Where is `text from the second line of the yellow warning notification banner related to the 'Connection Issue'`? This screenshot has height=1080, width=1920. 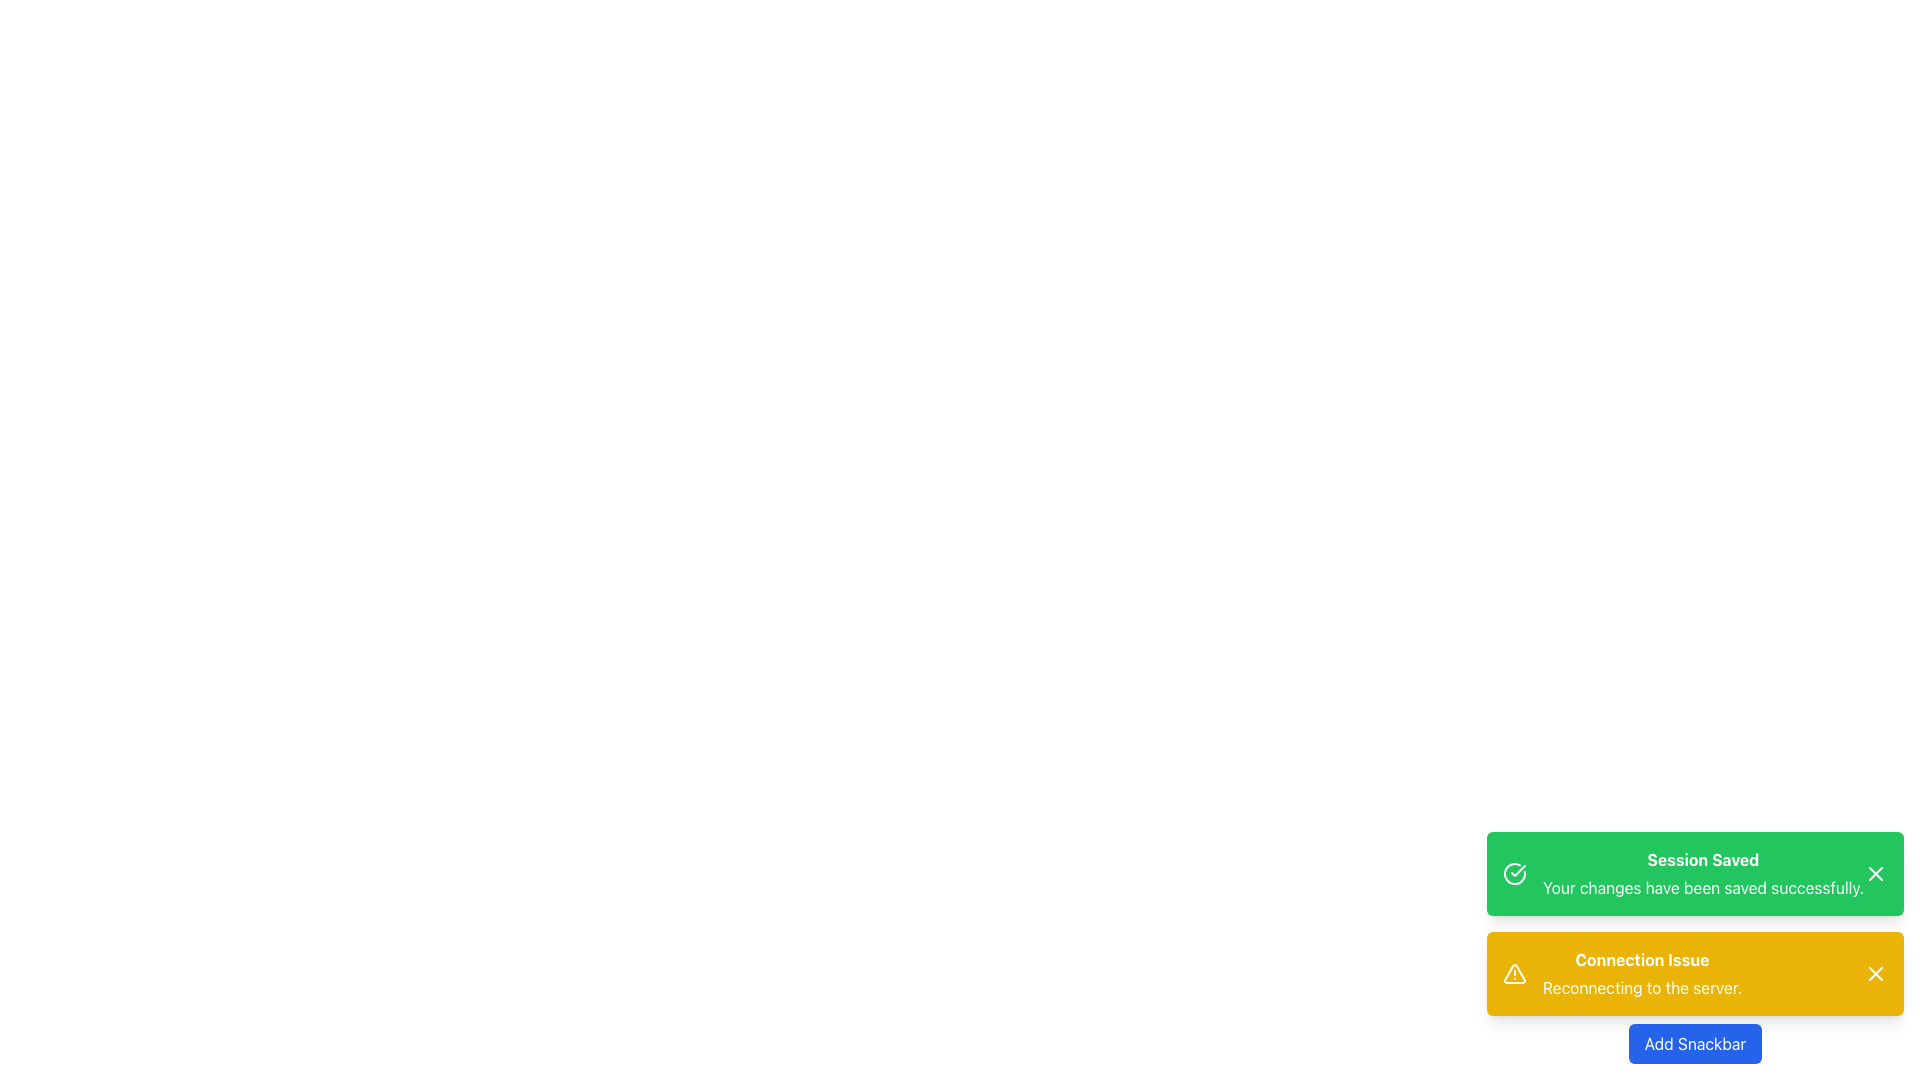
text from the second line of the yellow warning notification banner related to the 'Connection Issue' is located at coordinates (1642, 986).